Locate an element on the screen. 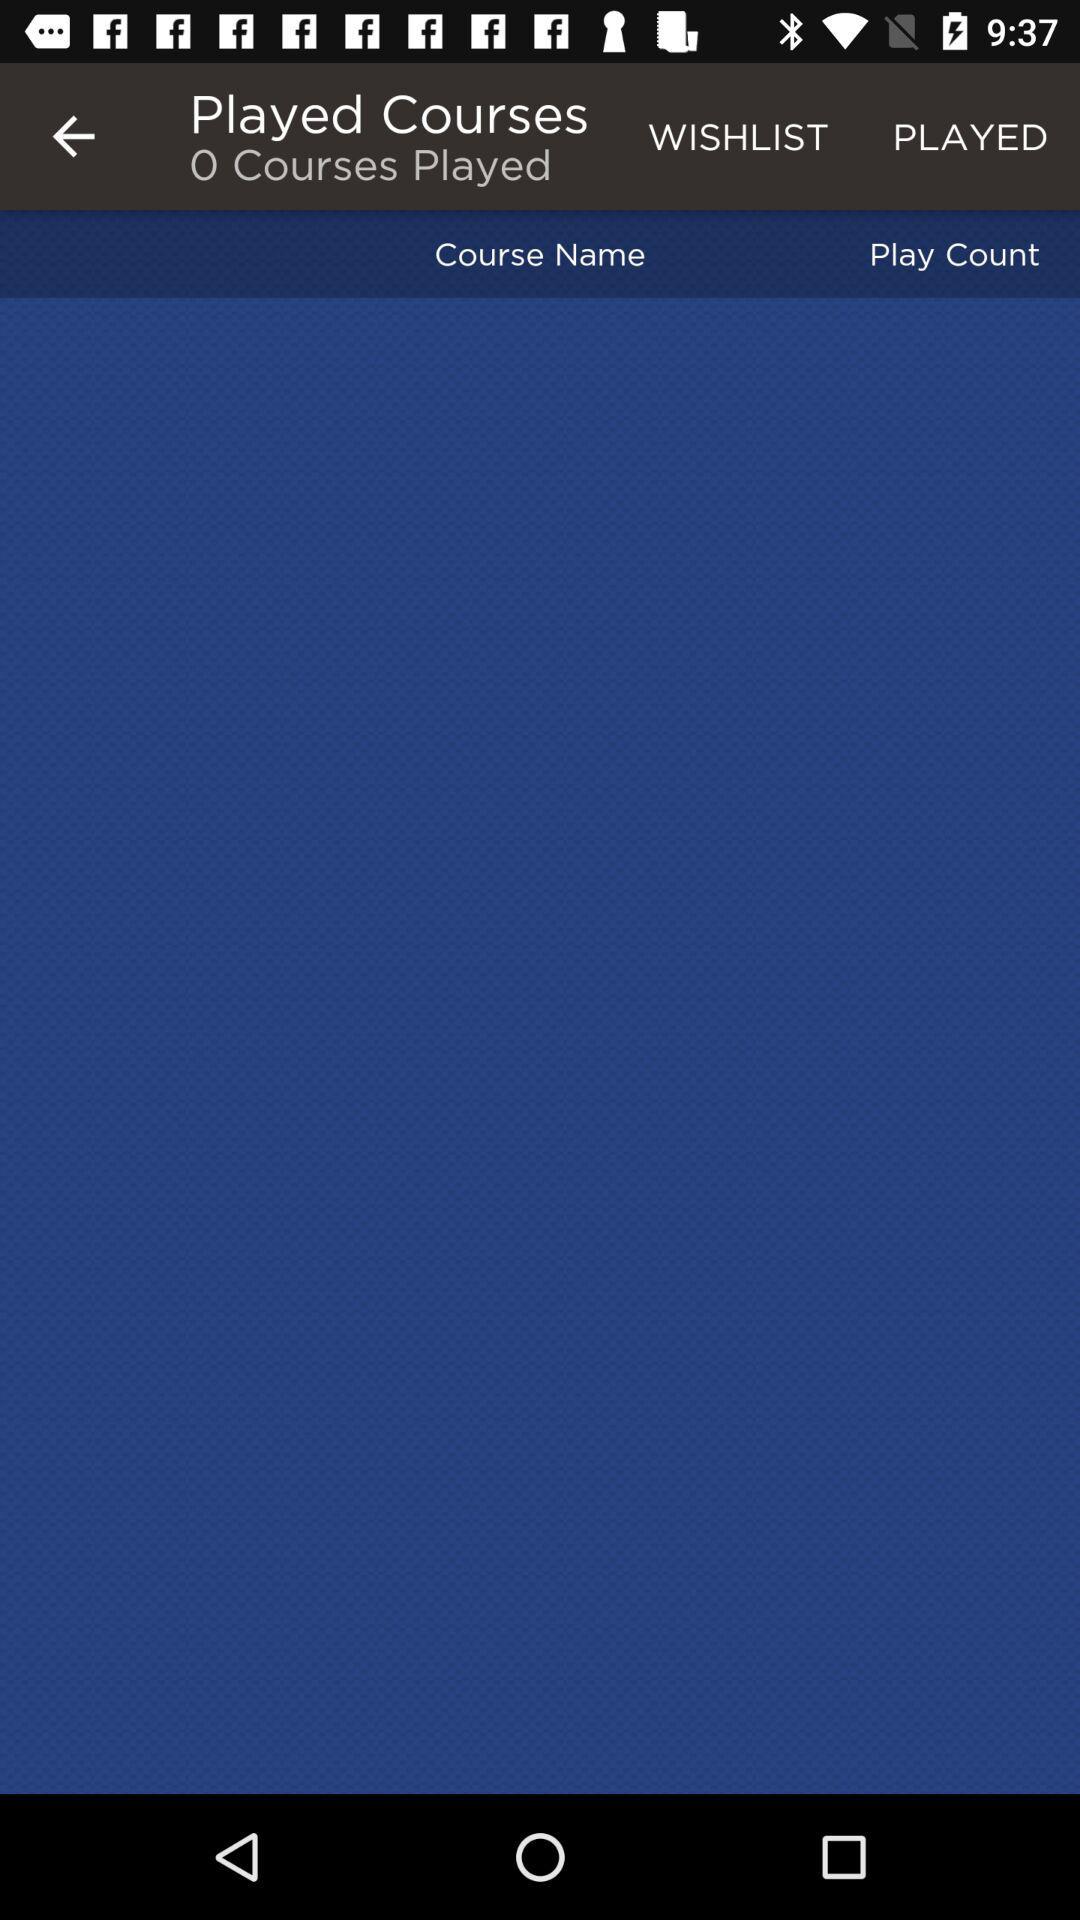 Image resolution: width=1080 pixels, height=1920 pixels. item to the right of played courses item is located at coordinates (738, 135).